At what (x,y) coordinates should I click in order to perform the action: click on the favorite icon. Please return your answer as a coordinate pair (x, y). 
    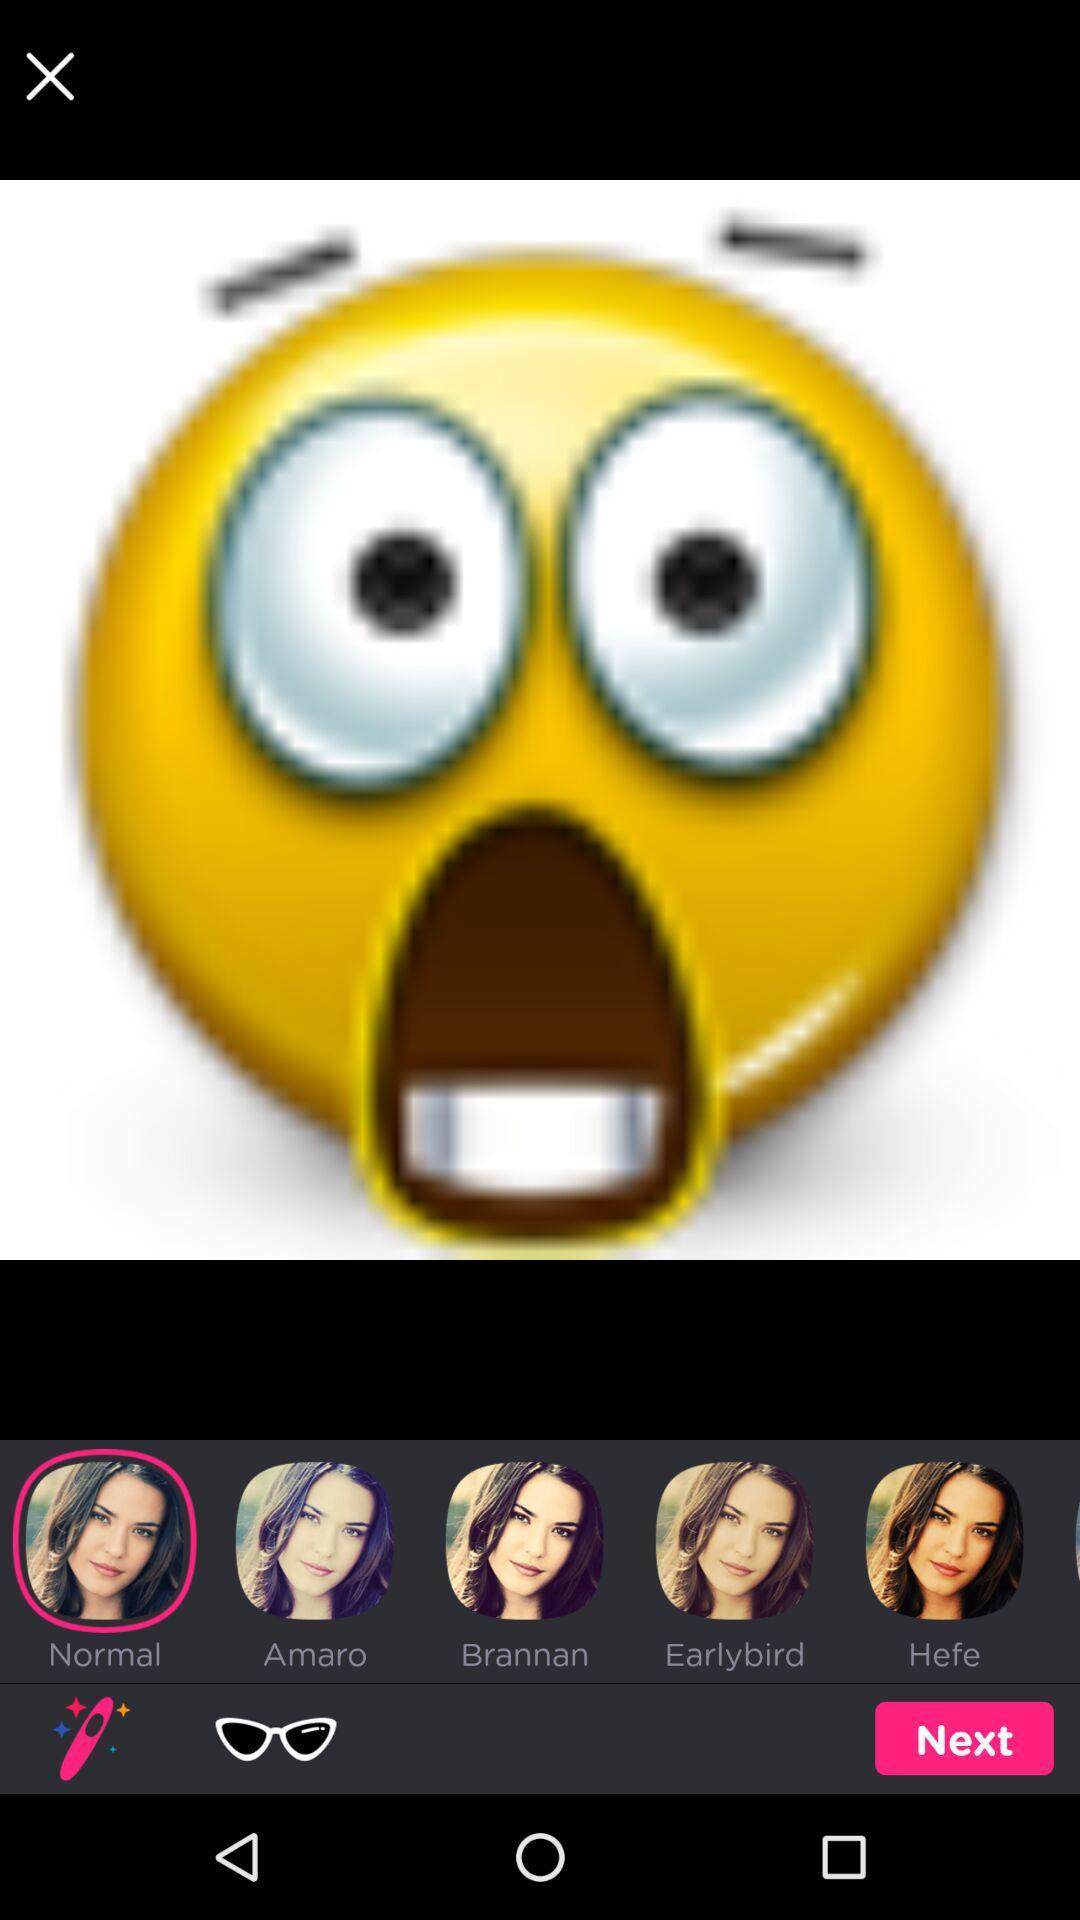
    Looking at the image, I should click on (275, 1737).